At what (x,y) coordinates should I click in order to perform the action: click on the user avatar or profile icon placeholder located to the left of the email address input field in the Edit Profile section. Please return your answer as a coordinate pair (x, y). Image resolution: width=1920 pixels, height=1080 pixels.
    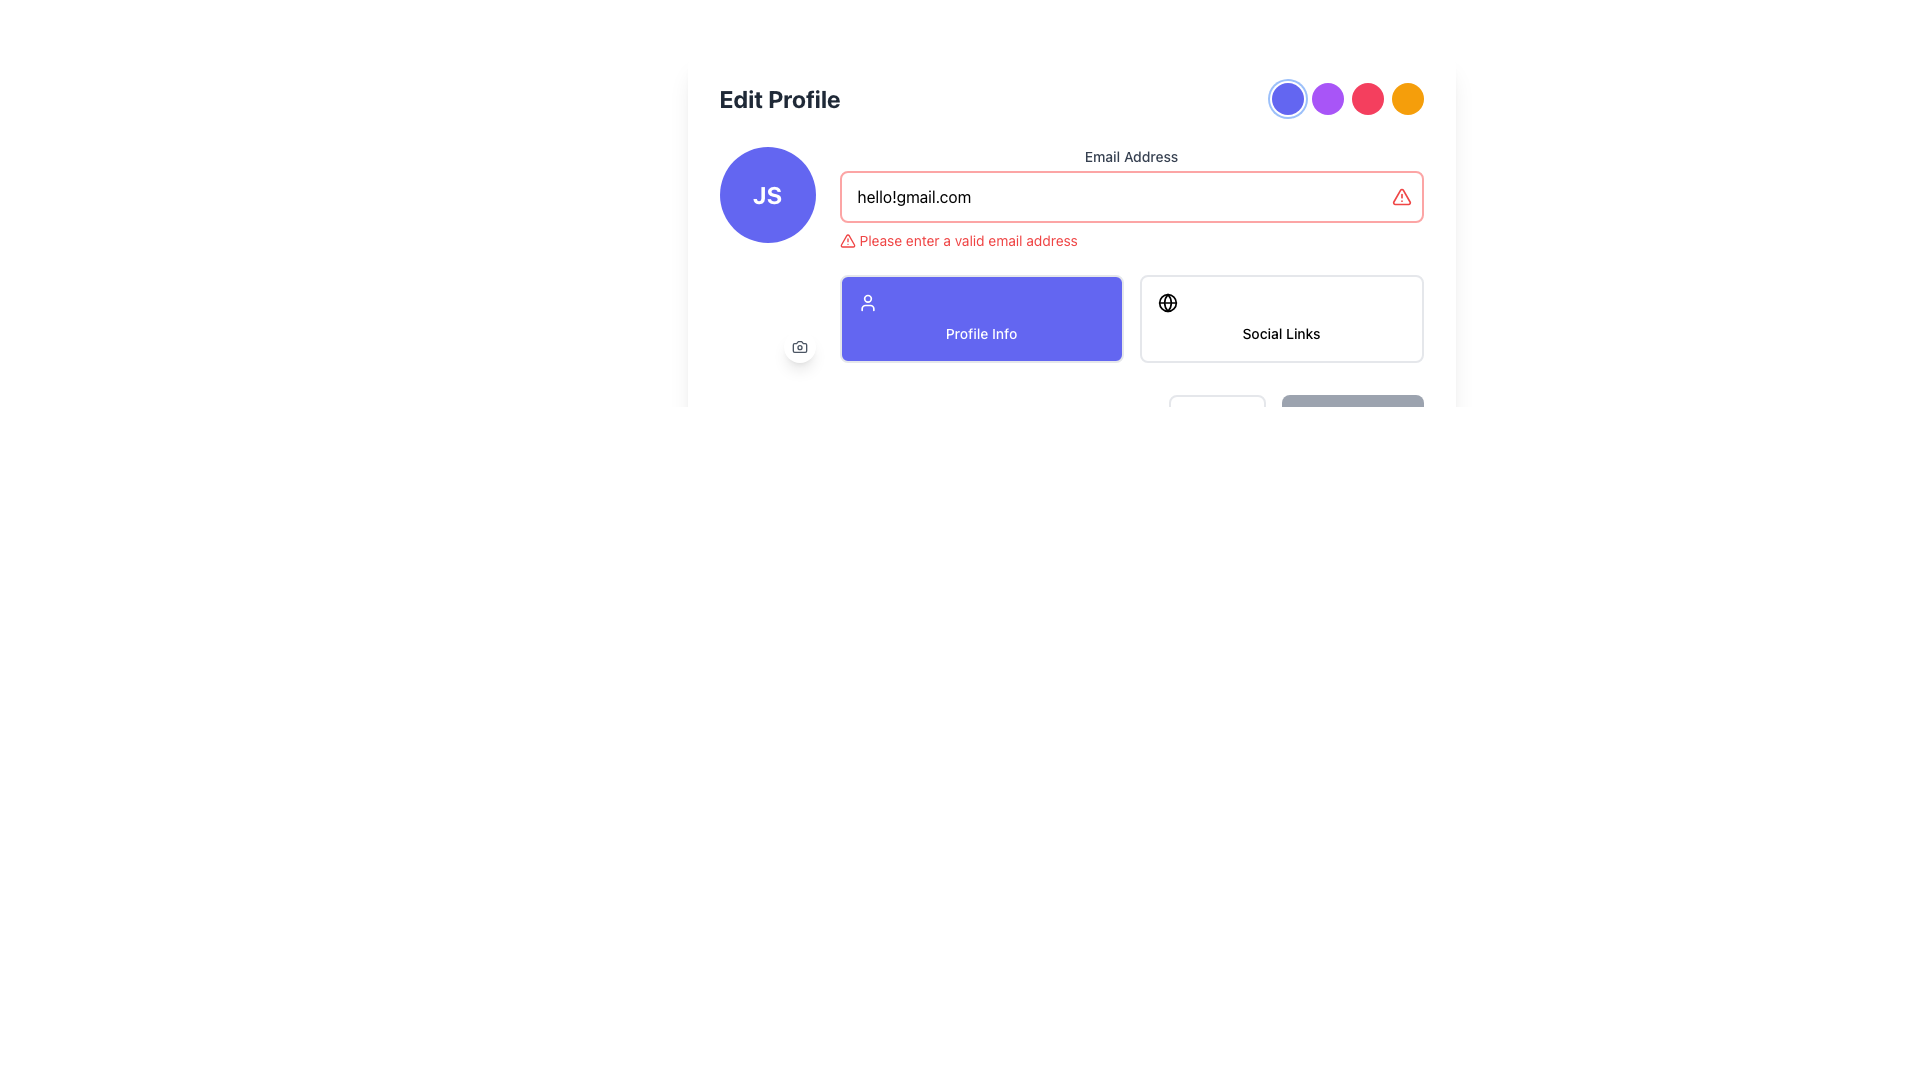
    Looking at the image, I should click on (766, 195).